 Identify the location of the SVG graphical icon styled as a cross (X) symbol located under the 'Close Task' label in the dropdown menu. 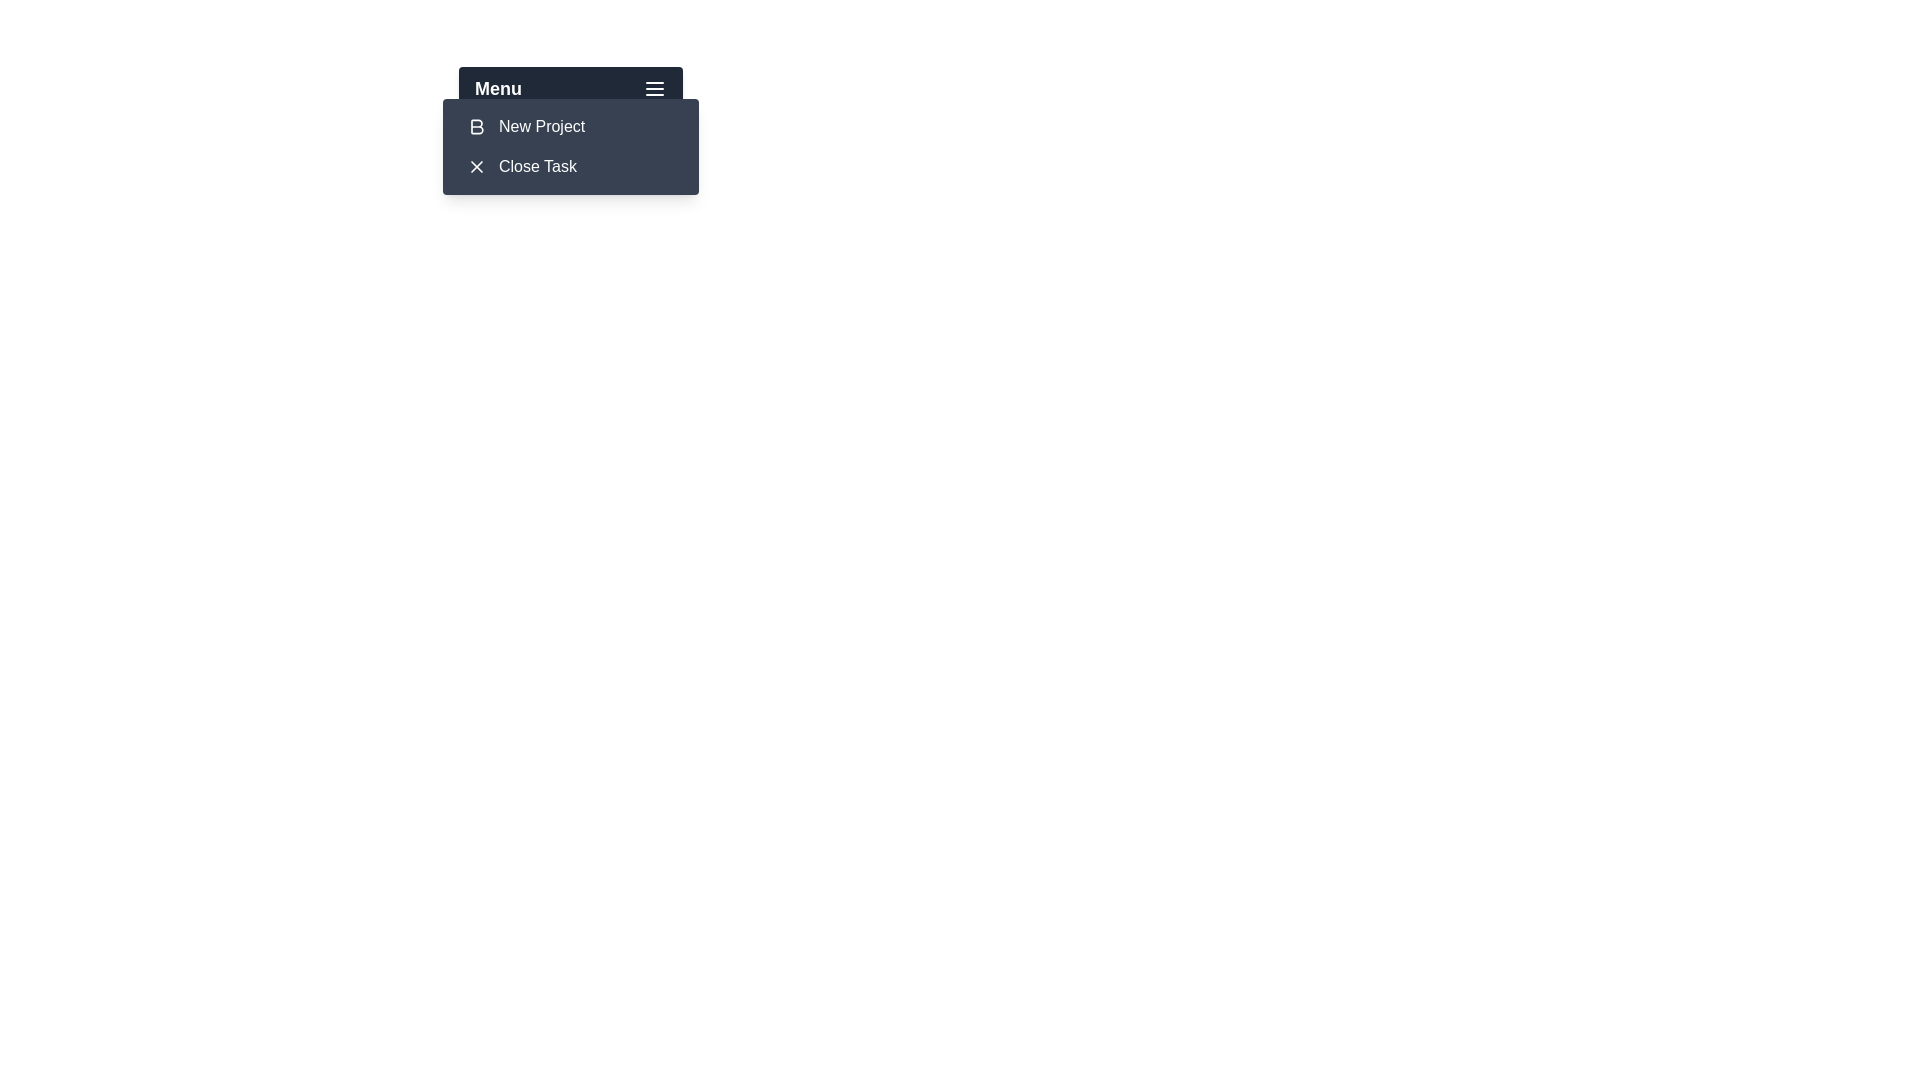
(475, 165).